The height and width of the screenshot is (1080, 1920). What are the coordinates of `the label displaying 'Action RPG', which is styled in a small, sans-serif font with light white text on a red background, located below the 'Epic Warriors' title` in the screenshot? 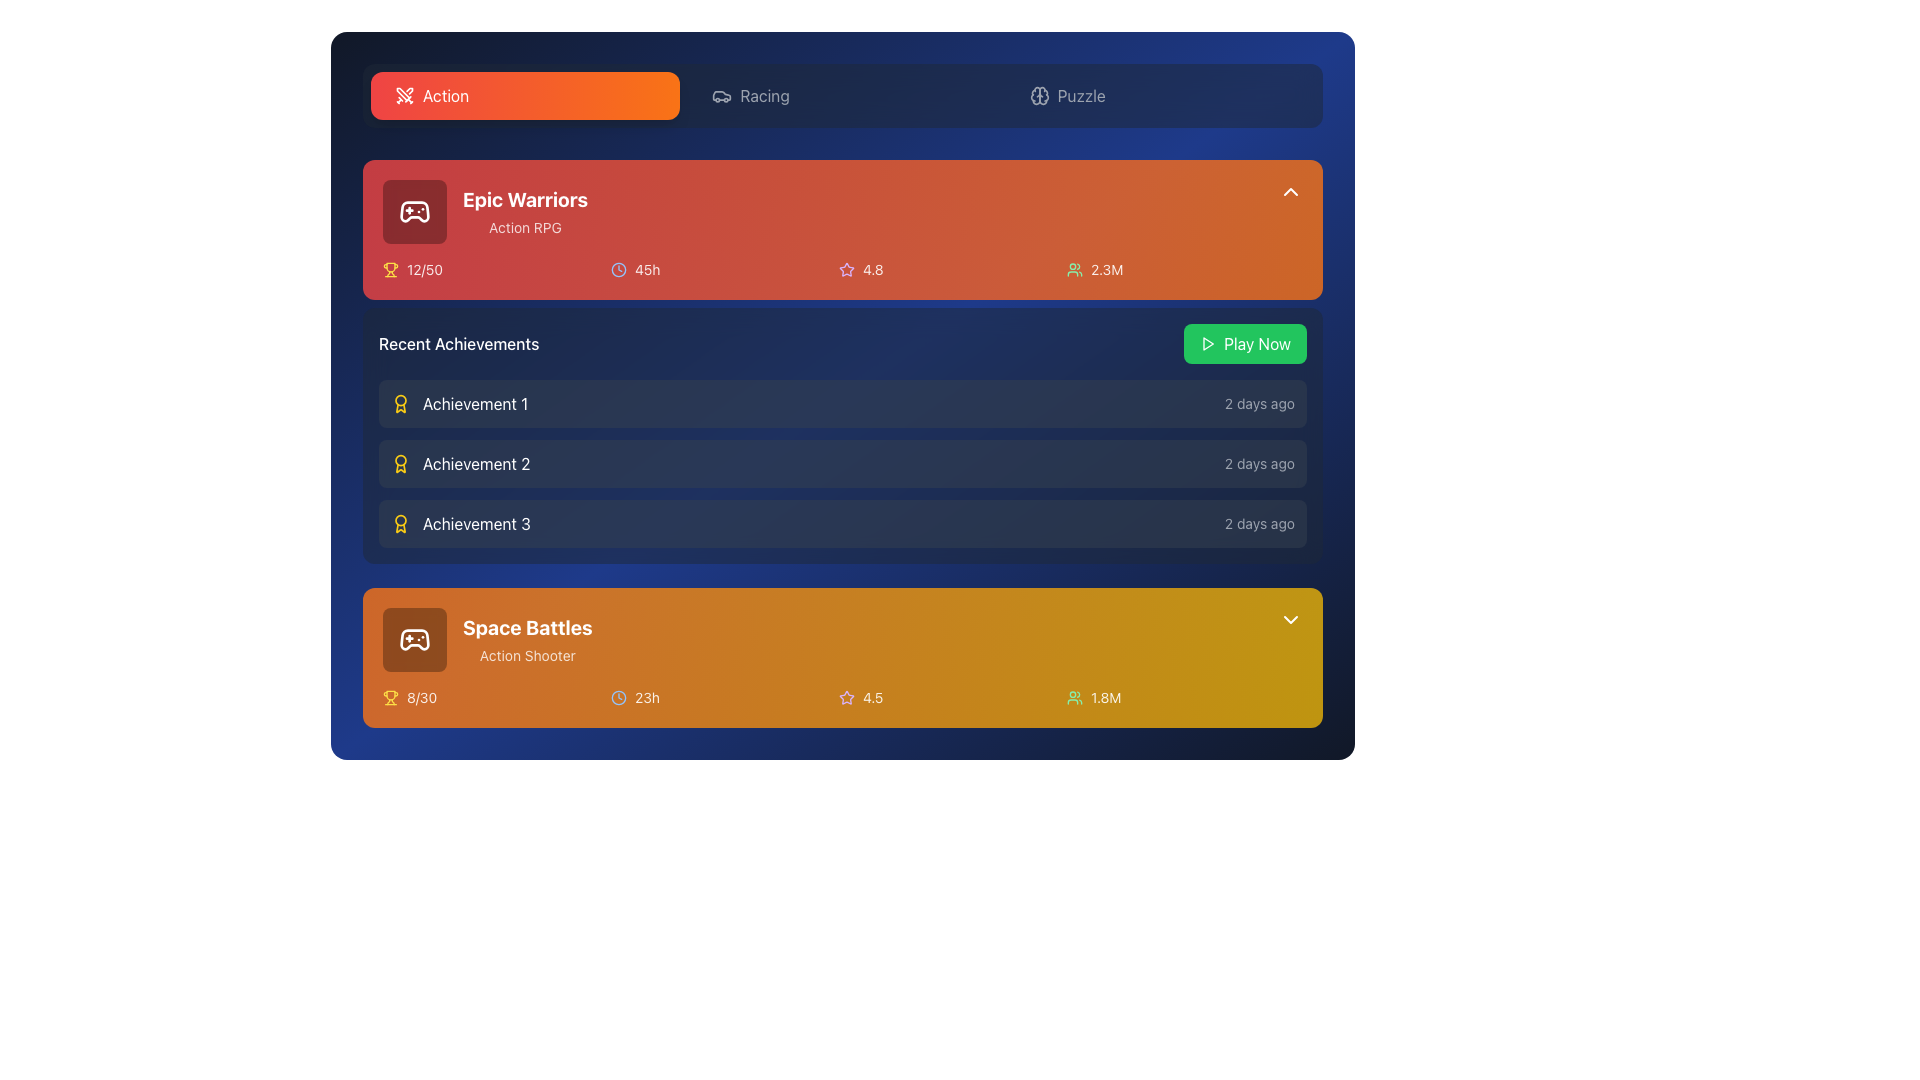 It's located at (525, 226).